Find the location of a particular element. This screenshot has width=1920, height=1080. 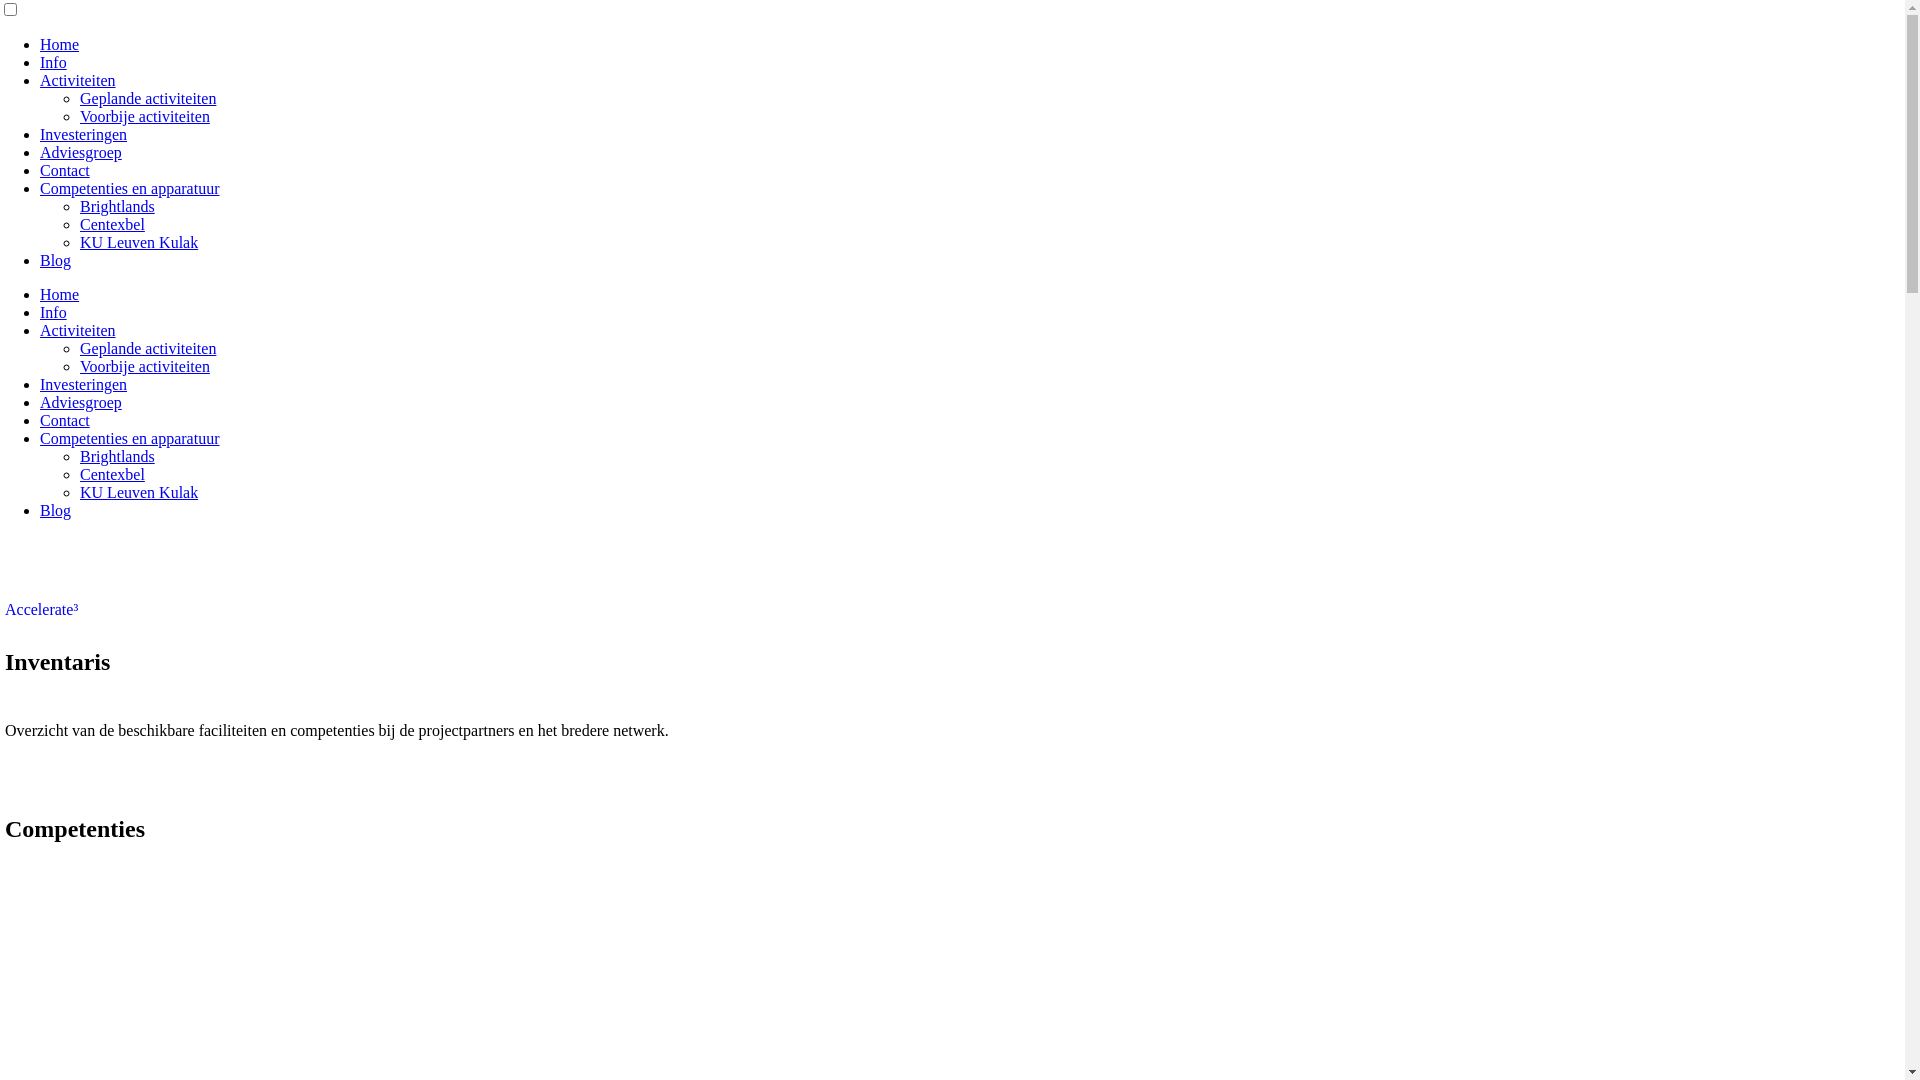

'Activiteiten' is located at coordinates (39, 79).